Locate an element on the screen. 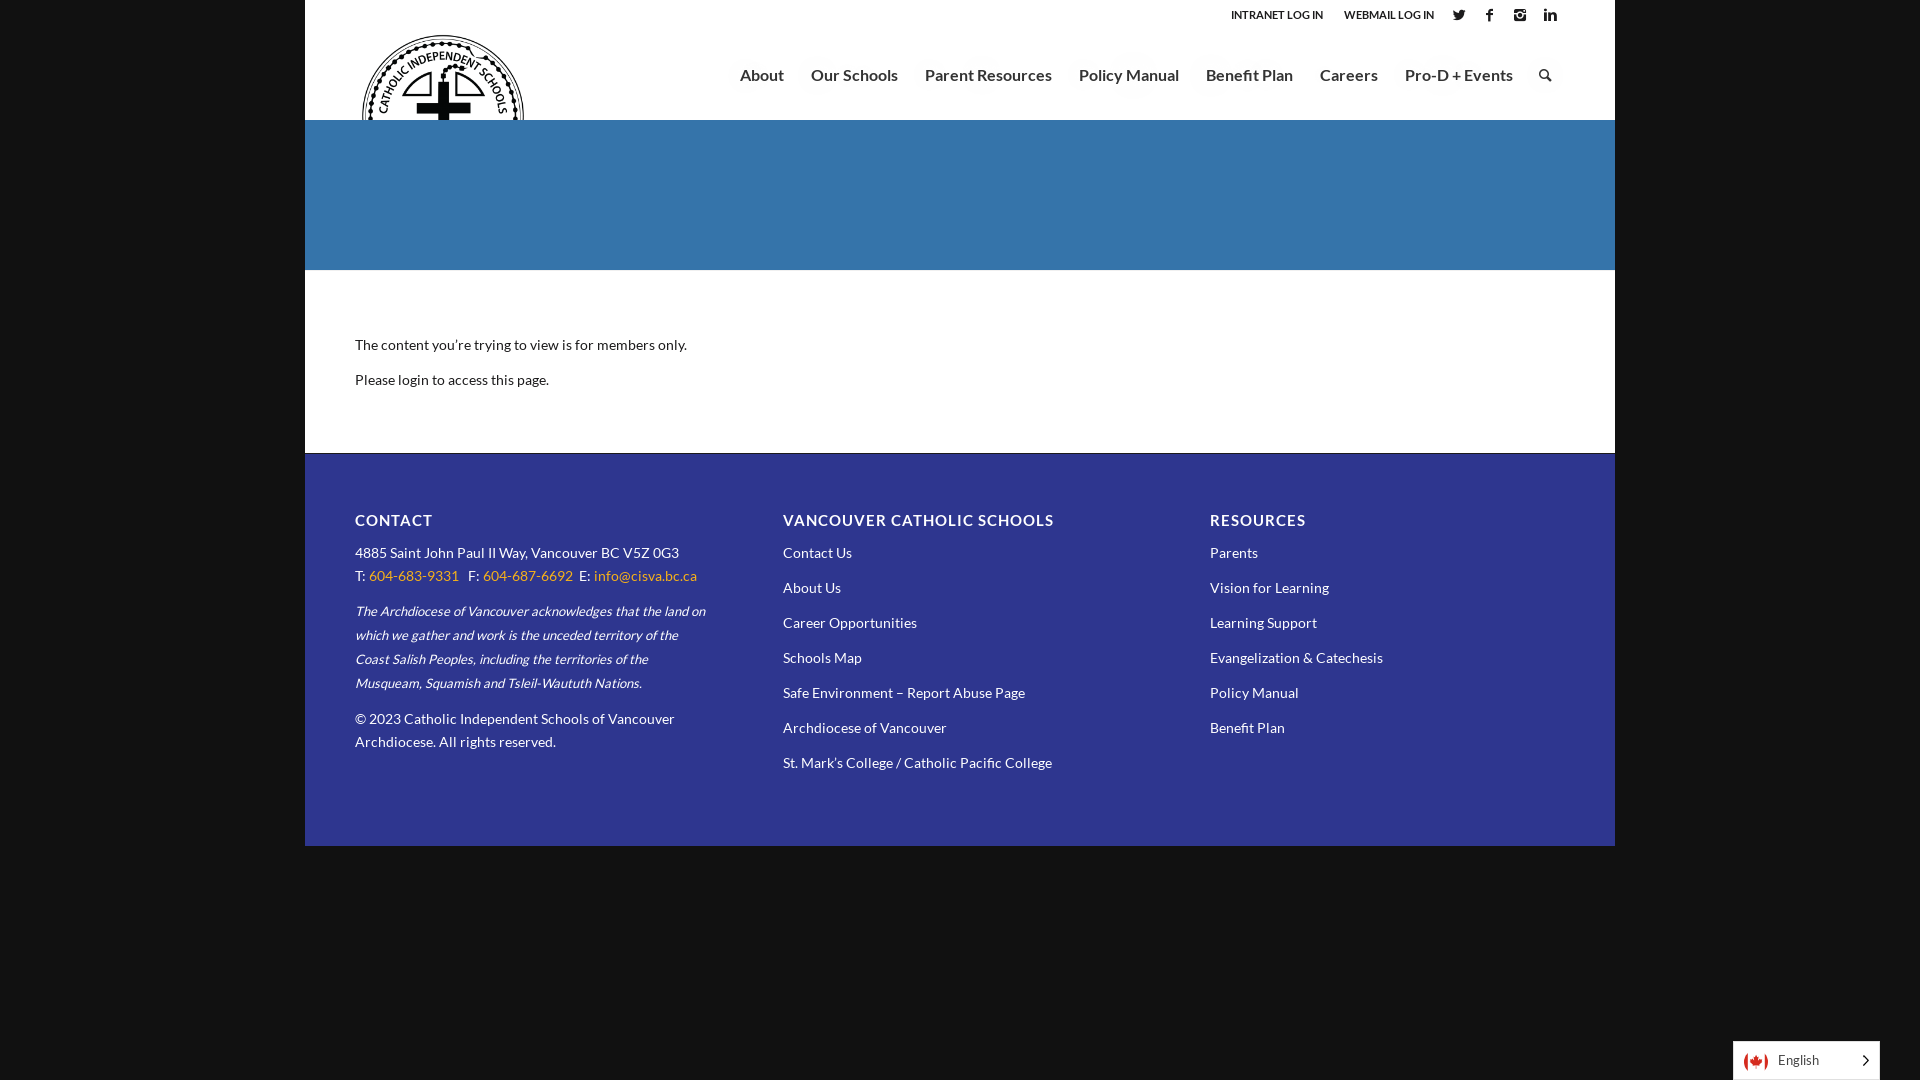 The height and width of the screenshot is (1080, 1920). 'Parents' is located at coordinates (1208, 552).